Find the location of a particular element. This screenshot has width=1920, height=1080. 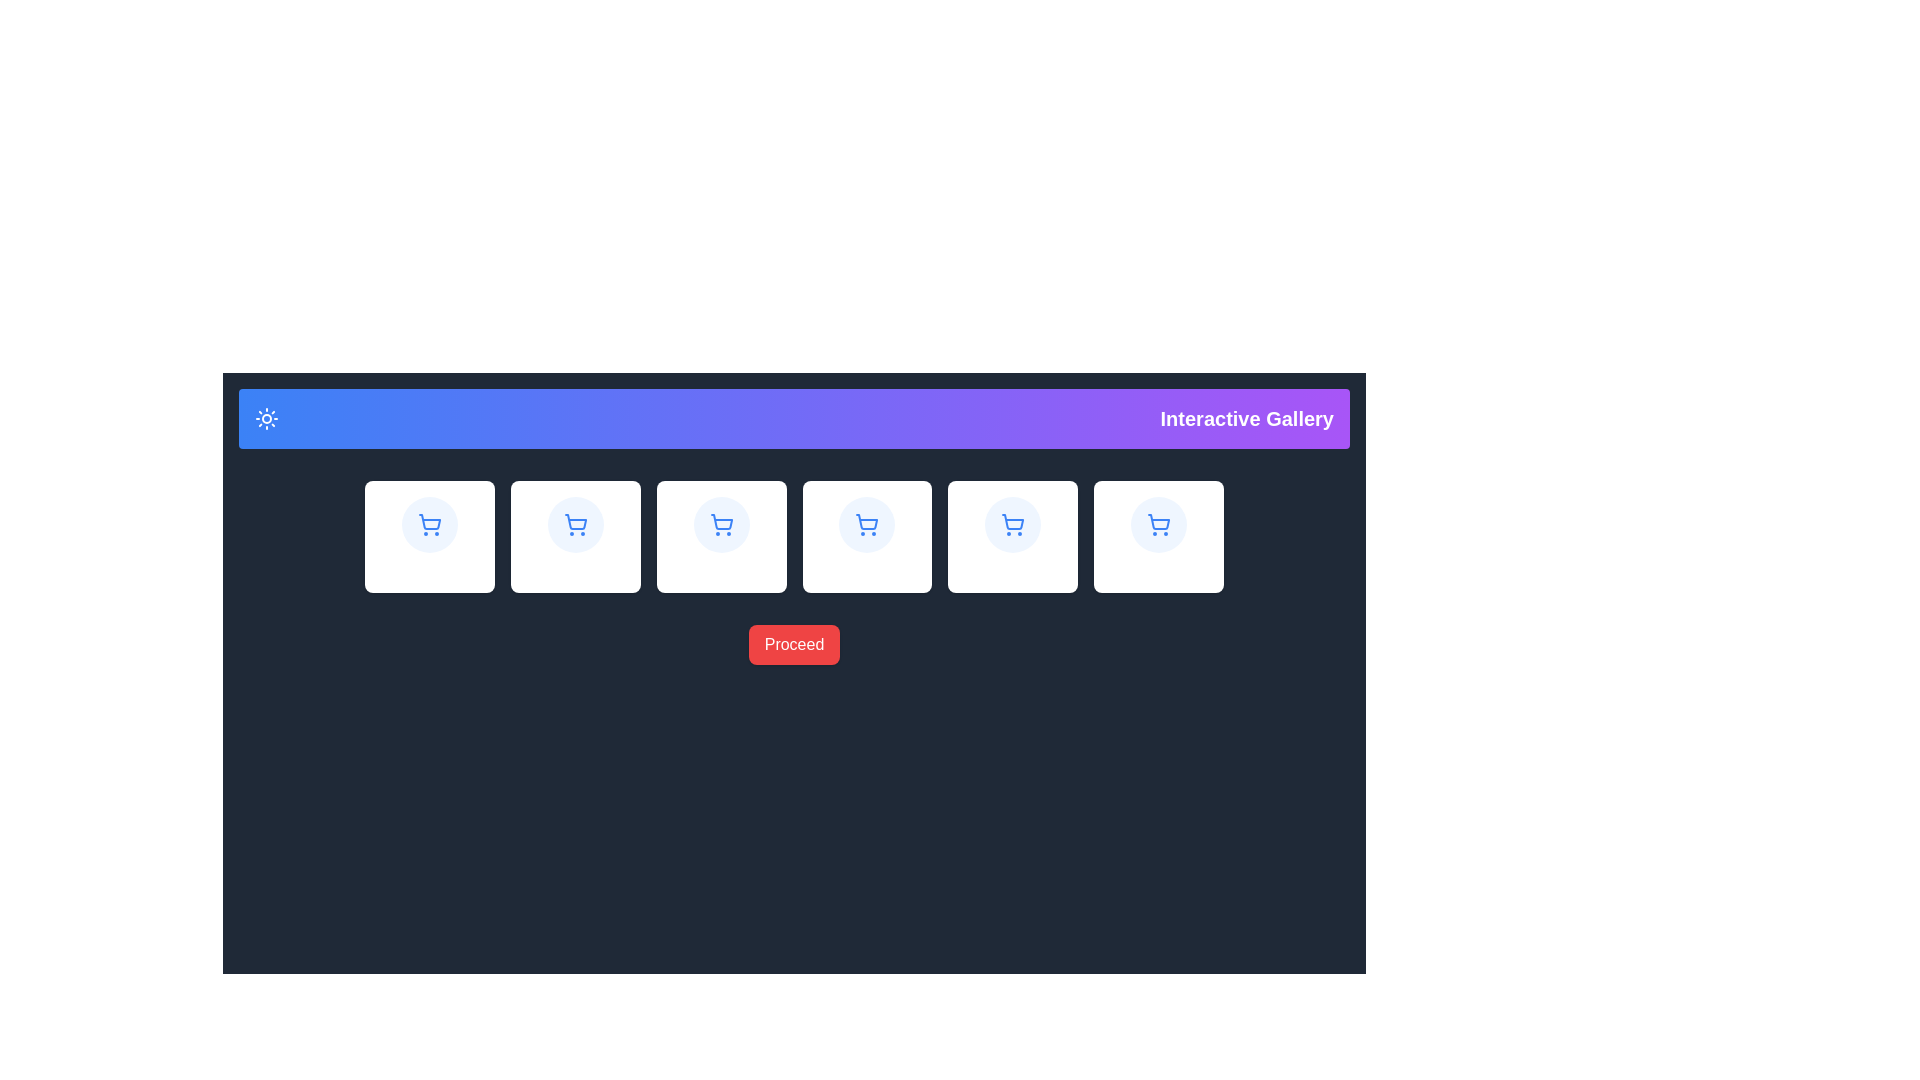

the Card Button, which is the third button in a horizontal grid of six cards, located in the middle row of the interface is located at coordinates (720, 535).